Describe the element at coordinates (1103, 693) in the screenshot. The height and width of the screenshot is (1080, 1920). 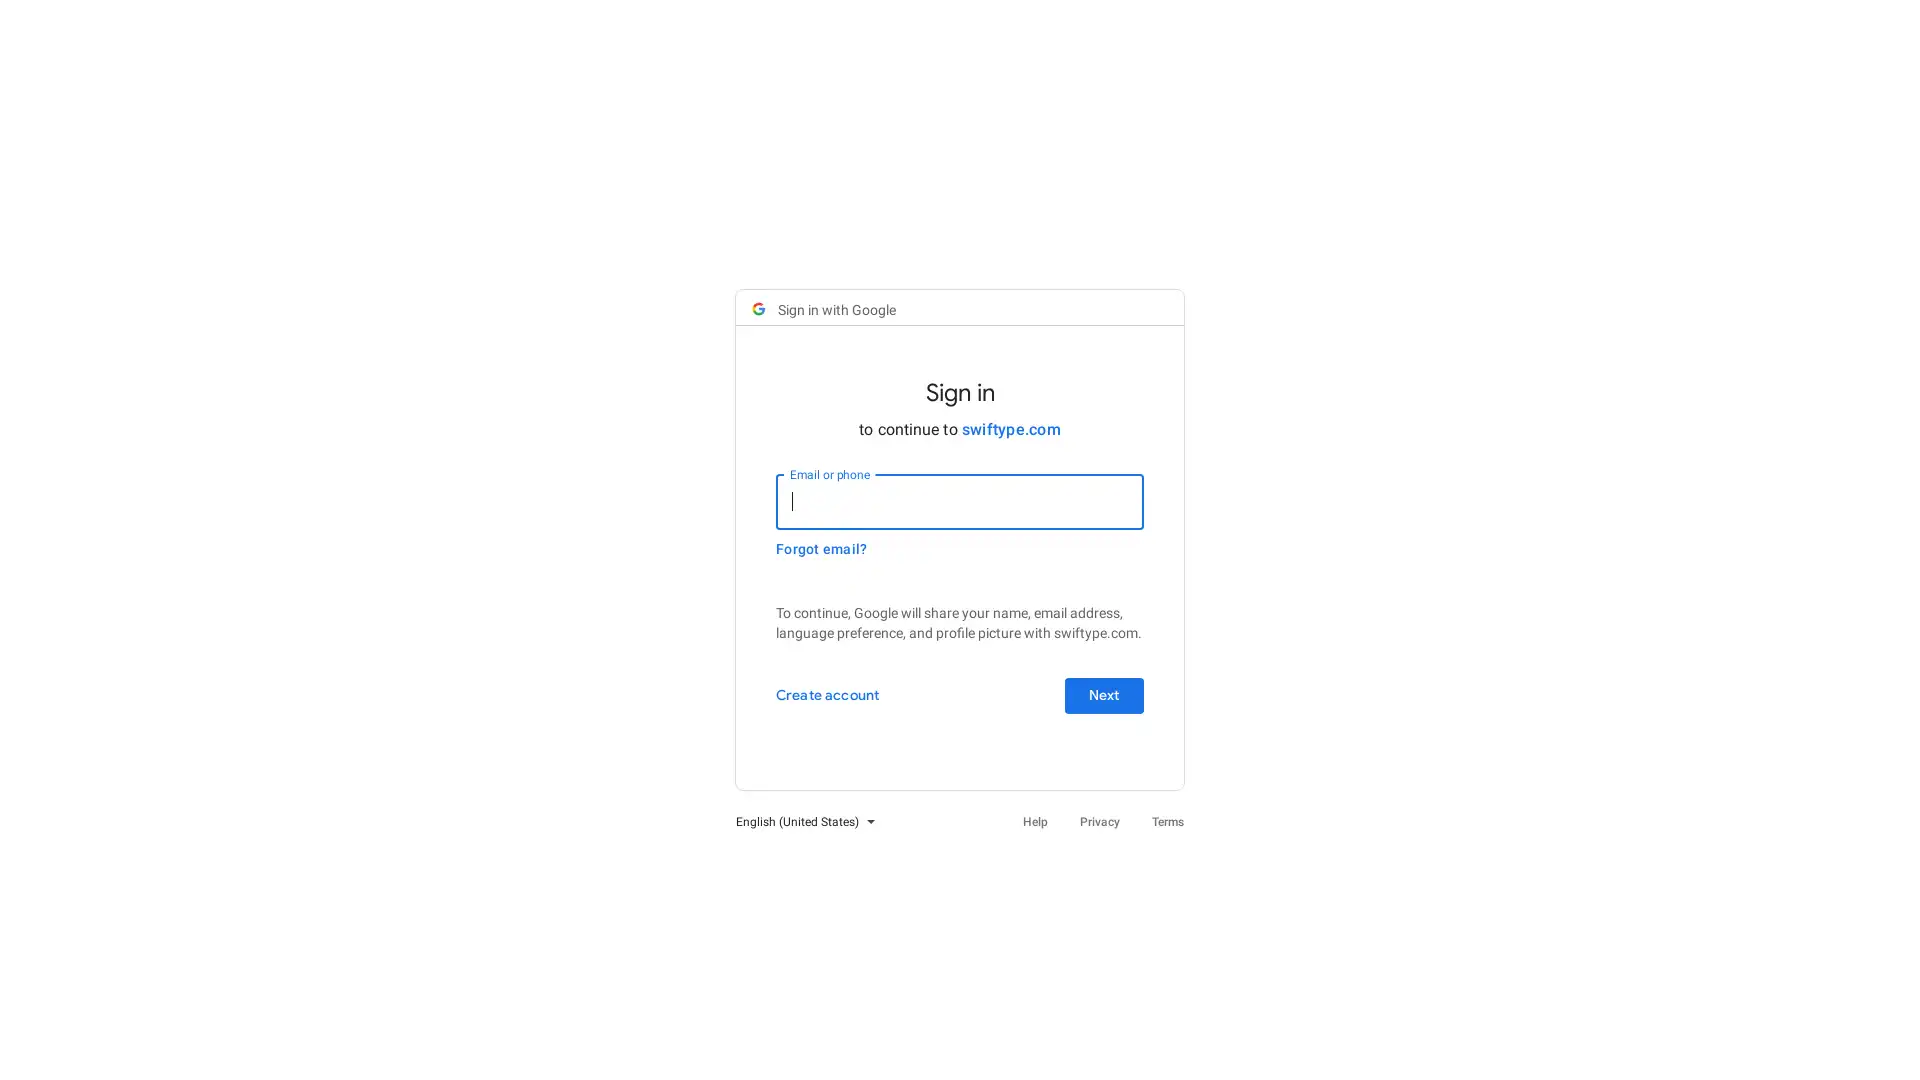
I see `Next` at that location.